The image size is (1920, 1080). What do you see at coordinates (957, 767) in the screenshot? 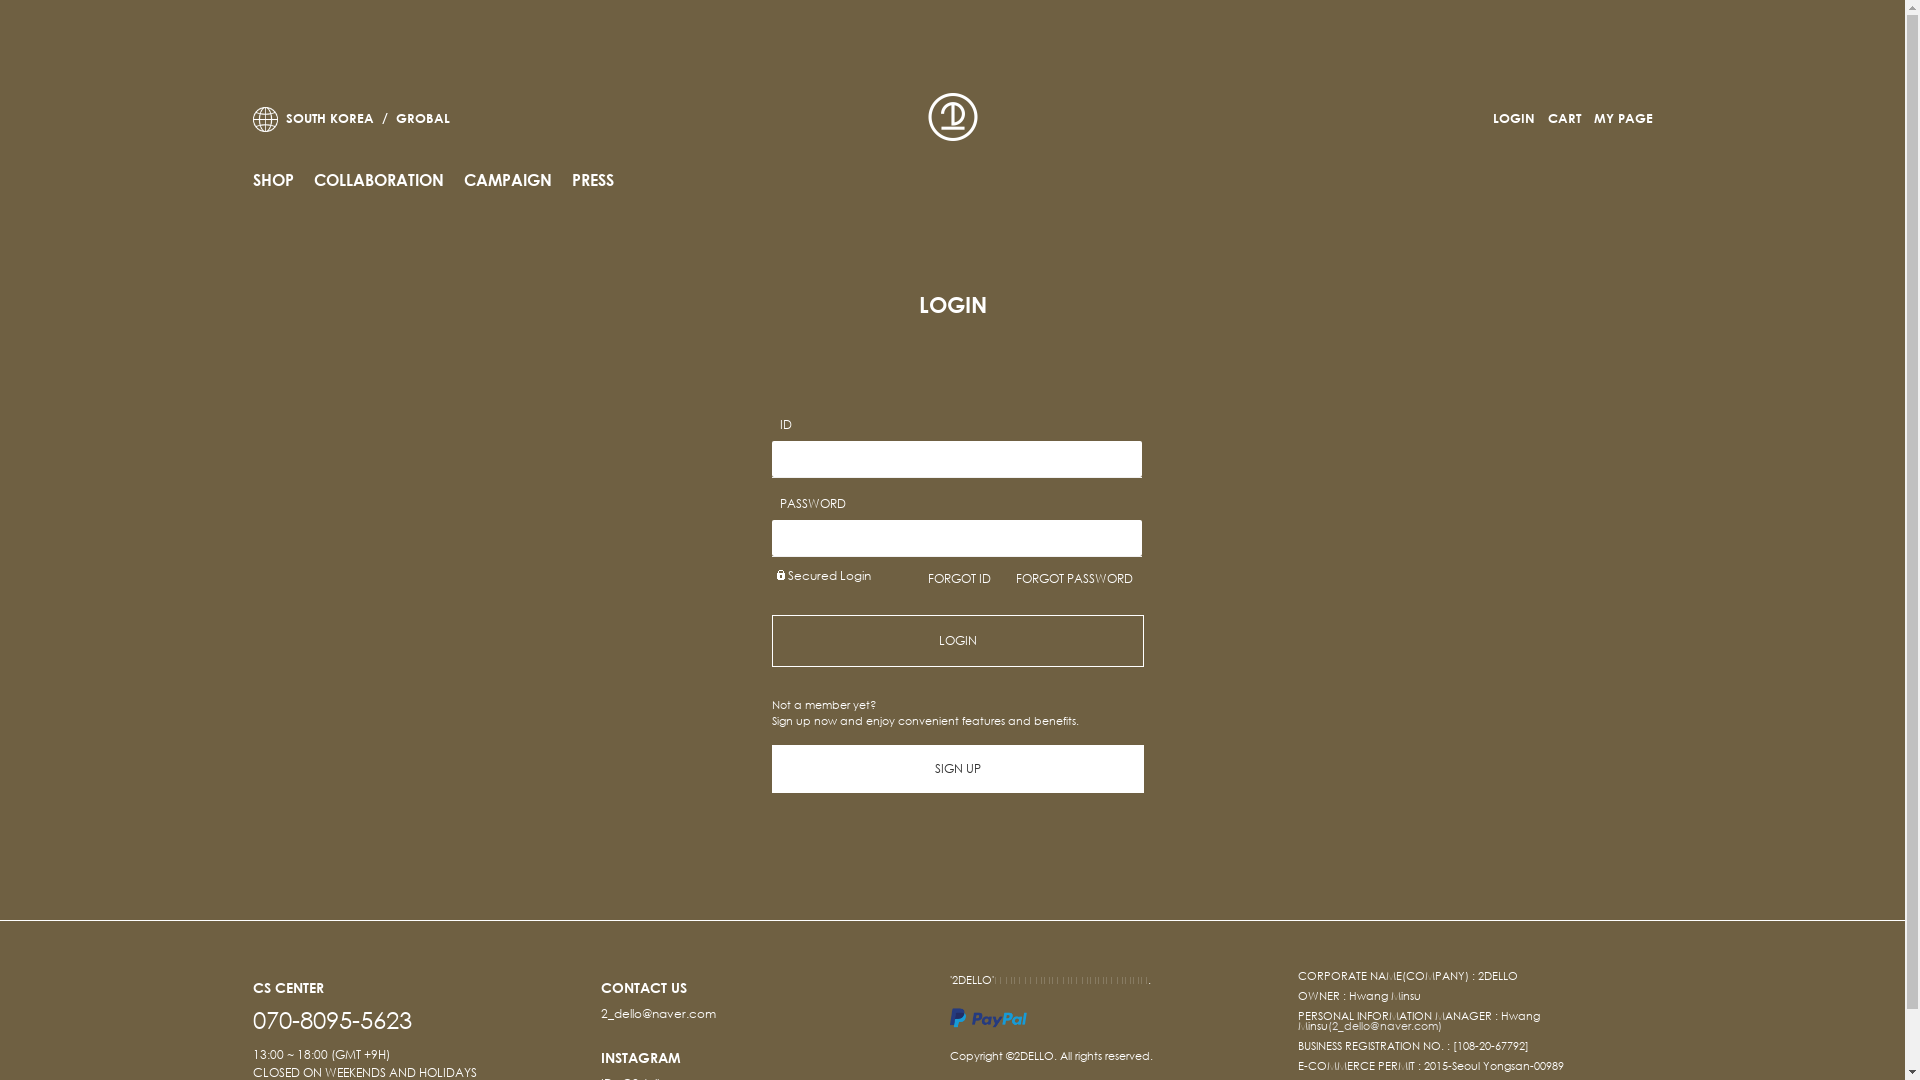
I see `'SIGN UP'` at bounding box center [957, 767].